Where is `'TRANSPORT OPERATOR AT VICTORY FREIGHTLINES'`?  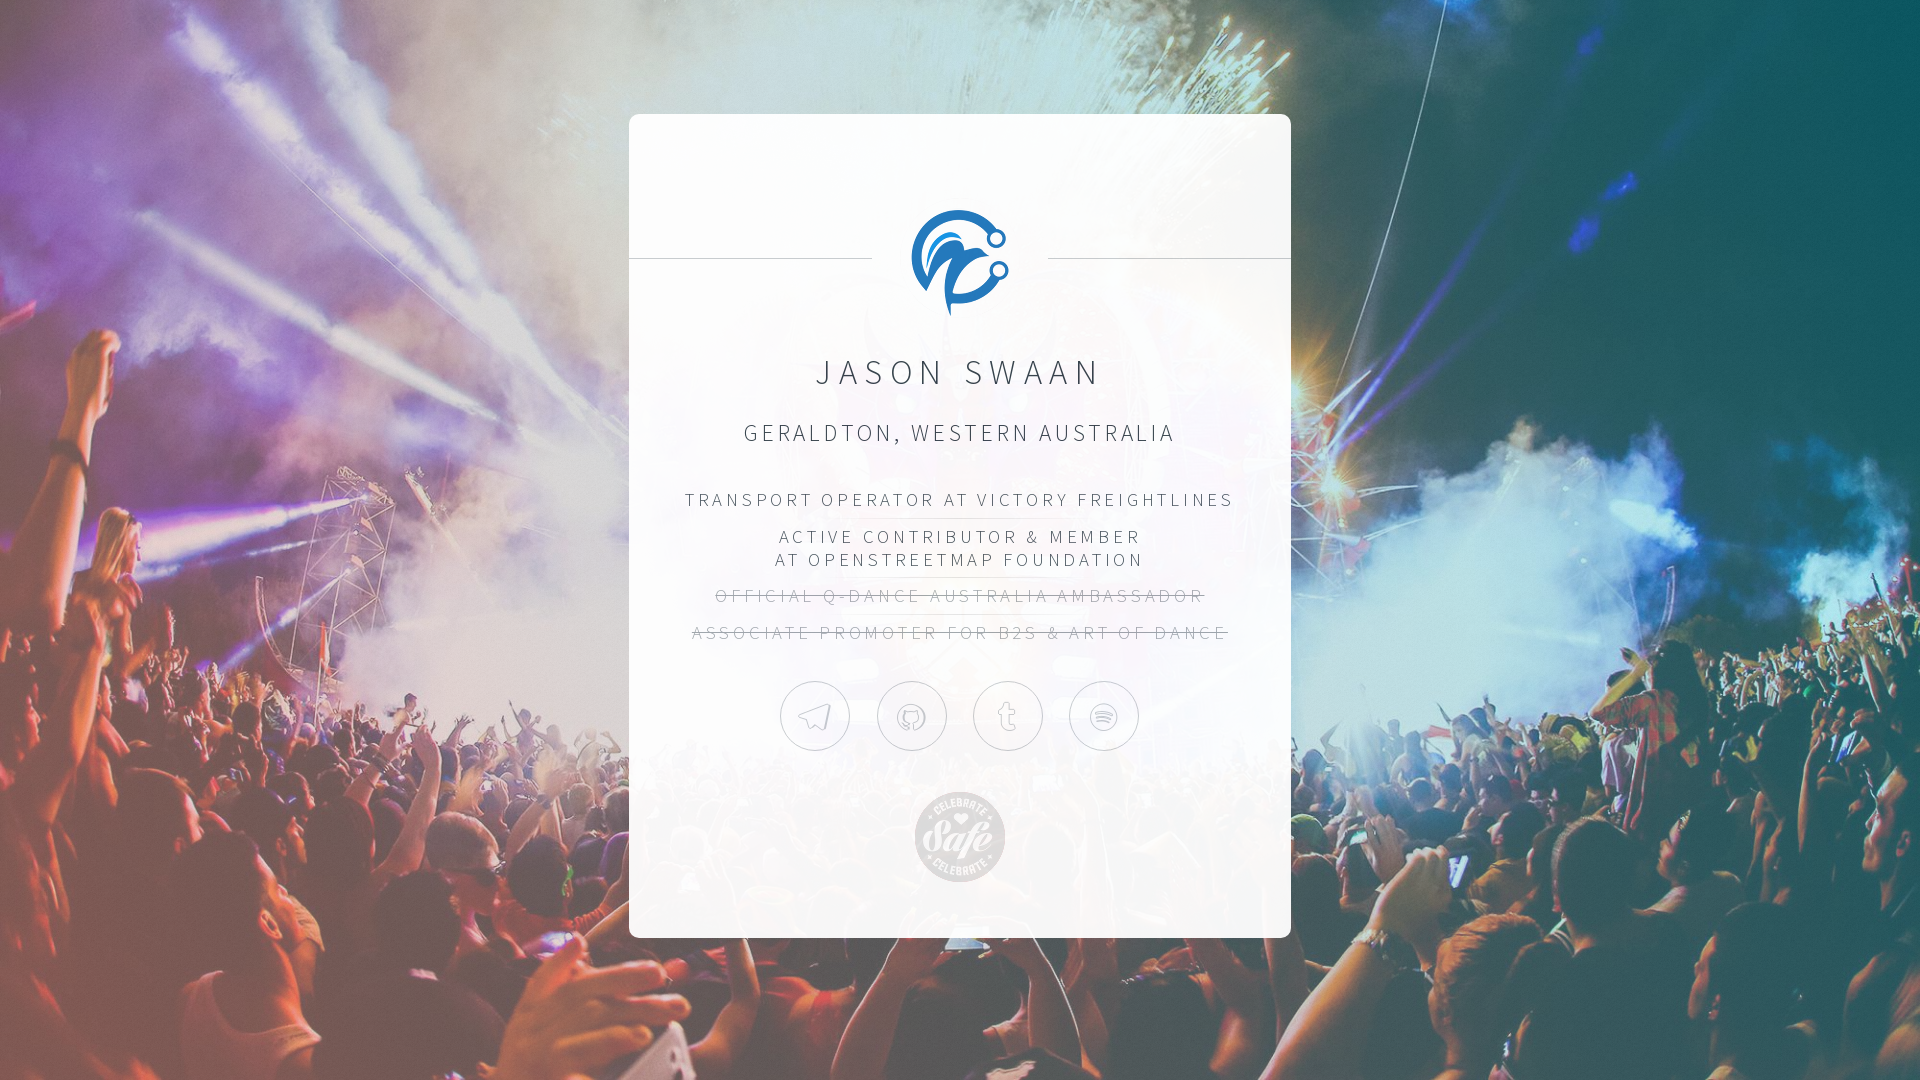 'TRANSPORT OPERATOR AT VICTORY FREIGHTLINES' is located at coordinates (960, 498).